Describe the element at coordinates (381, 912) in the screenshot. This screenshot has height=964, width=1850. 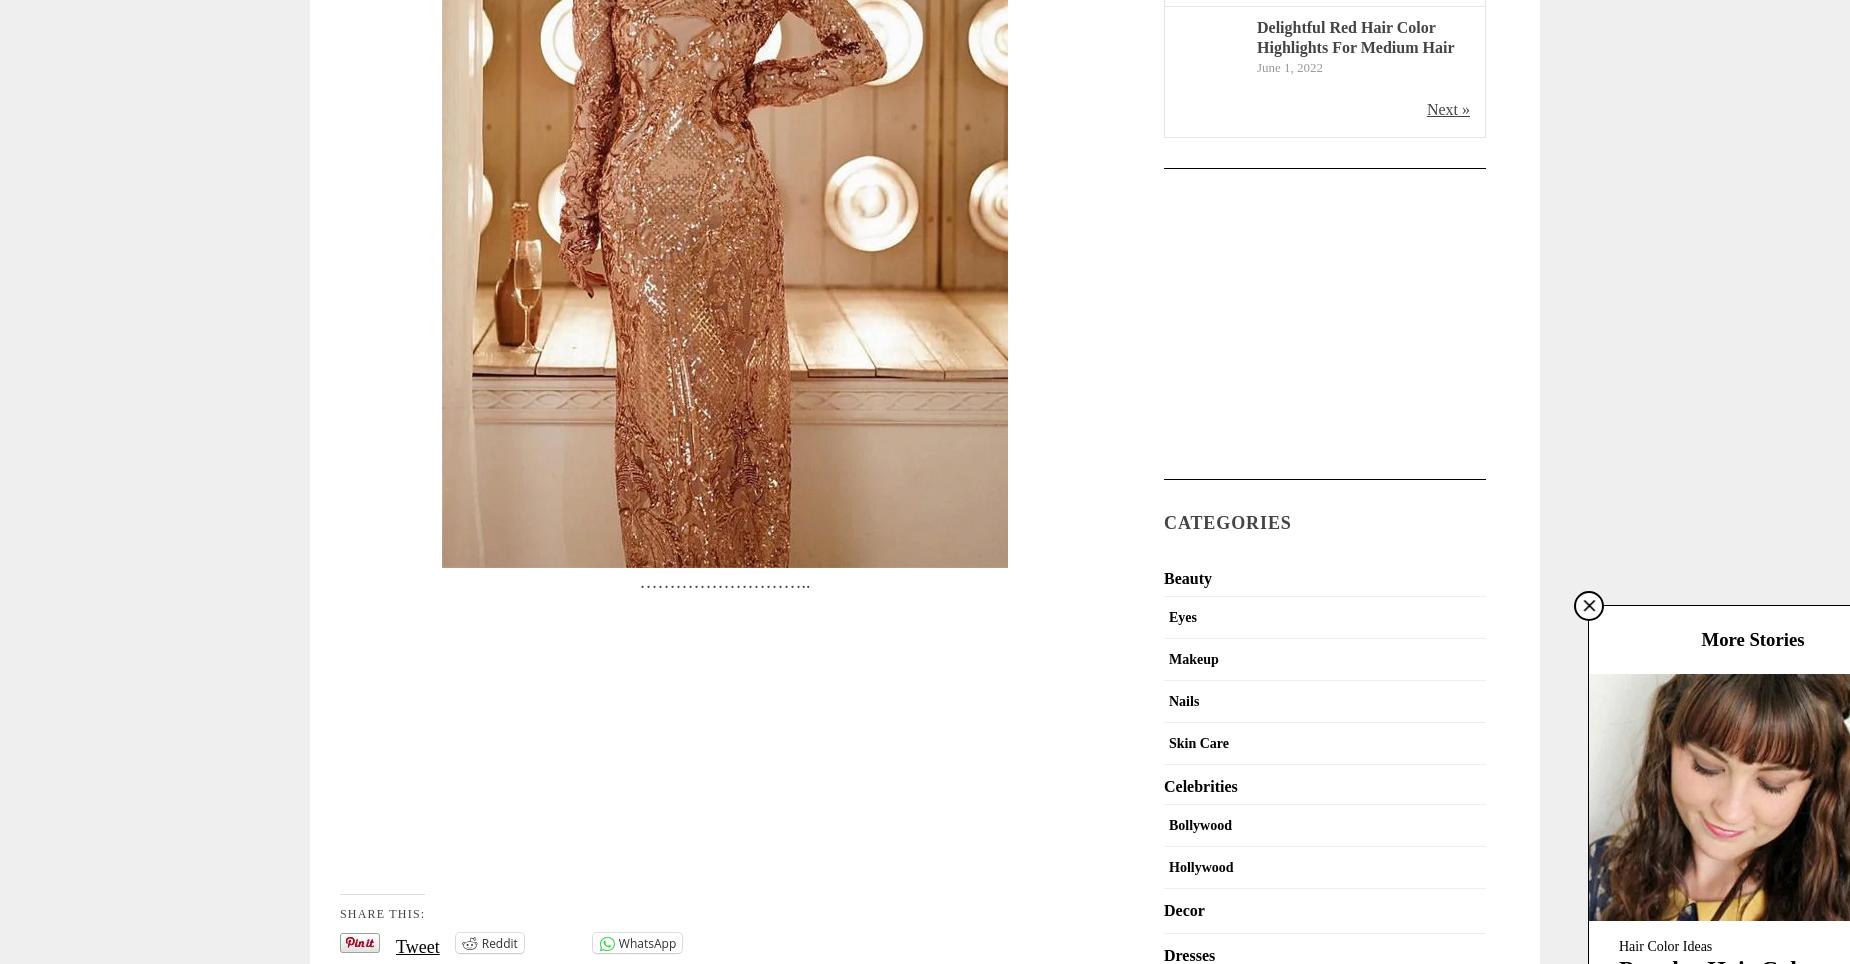
I see `'Share this:'` at that location.